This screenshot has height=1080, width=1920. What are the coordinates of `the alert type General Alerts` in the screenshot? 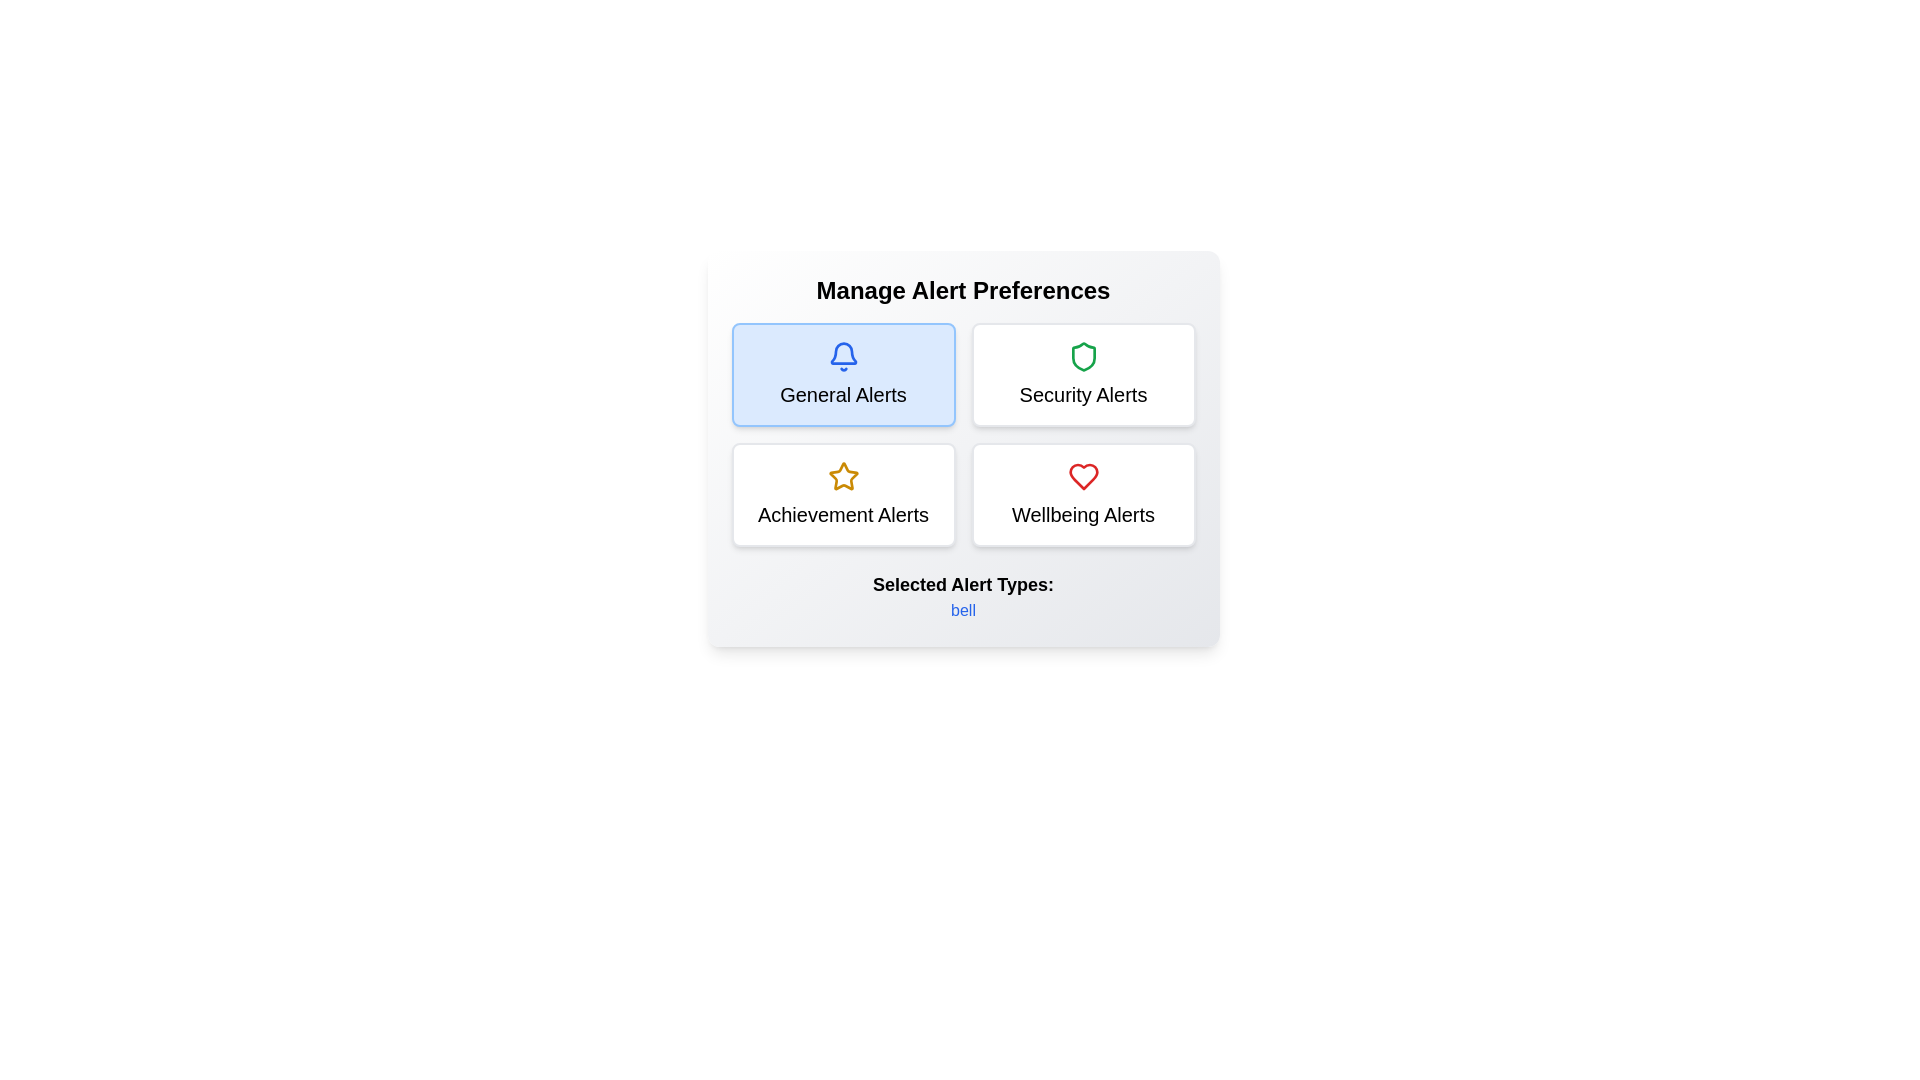 It's located at (843, 374).